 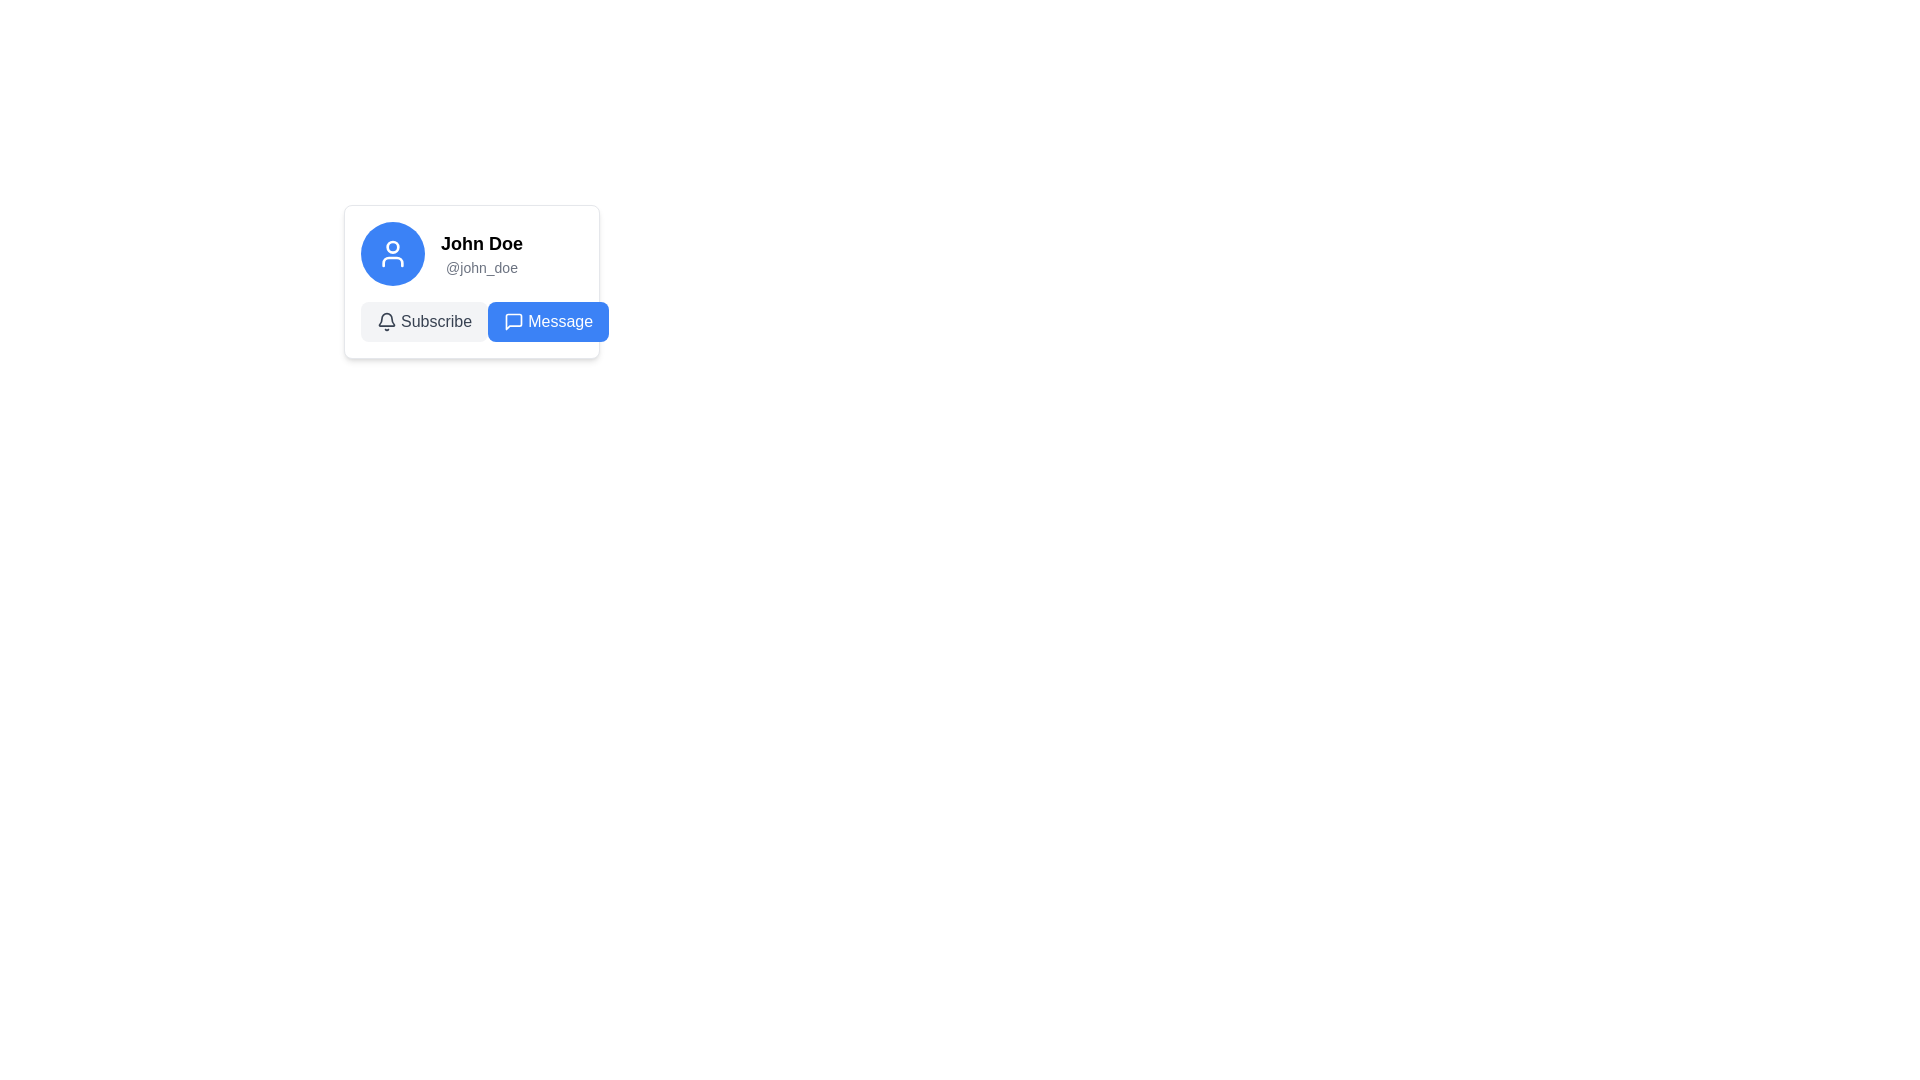 I want to click on the blue 'Message' button with a speech bubble icon, so click(x=548, y=320).